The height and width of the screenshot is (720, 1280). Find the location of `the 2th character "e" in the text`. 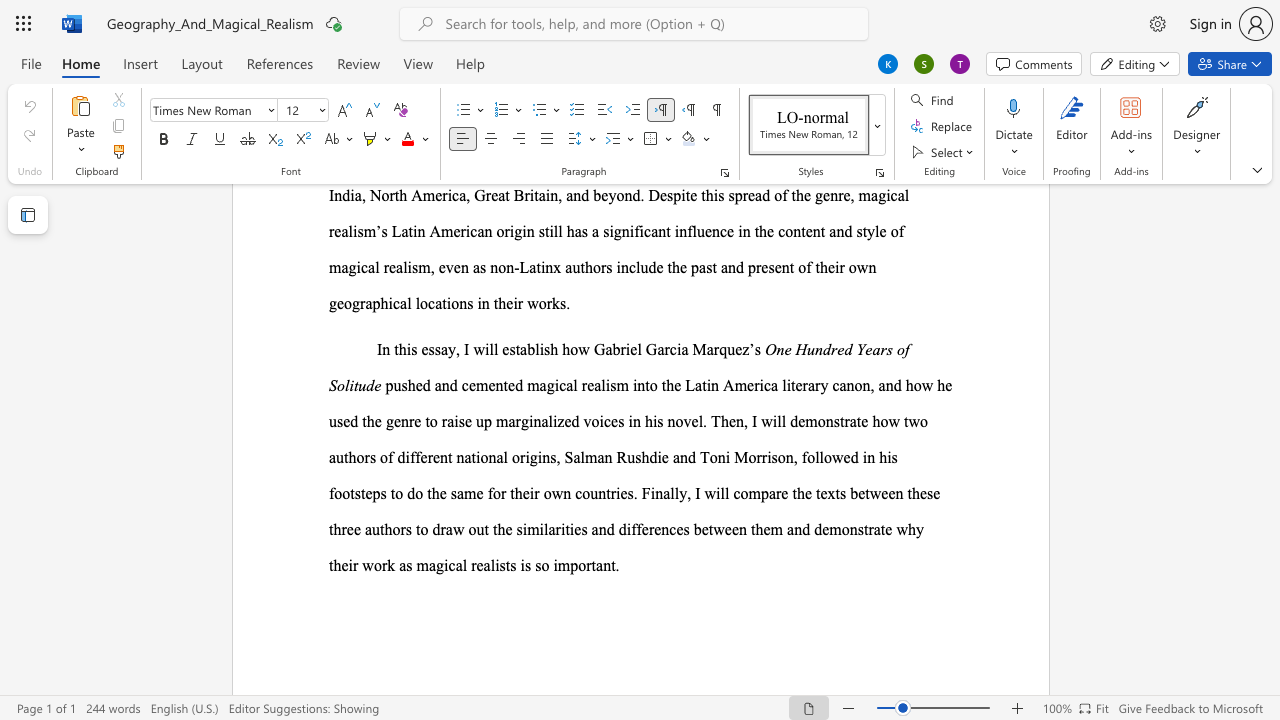

the 2th character "e" in the text is located at coordinates (369, 493).